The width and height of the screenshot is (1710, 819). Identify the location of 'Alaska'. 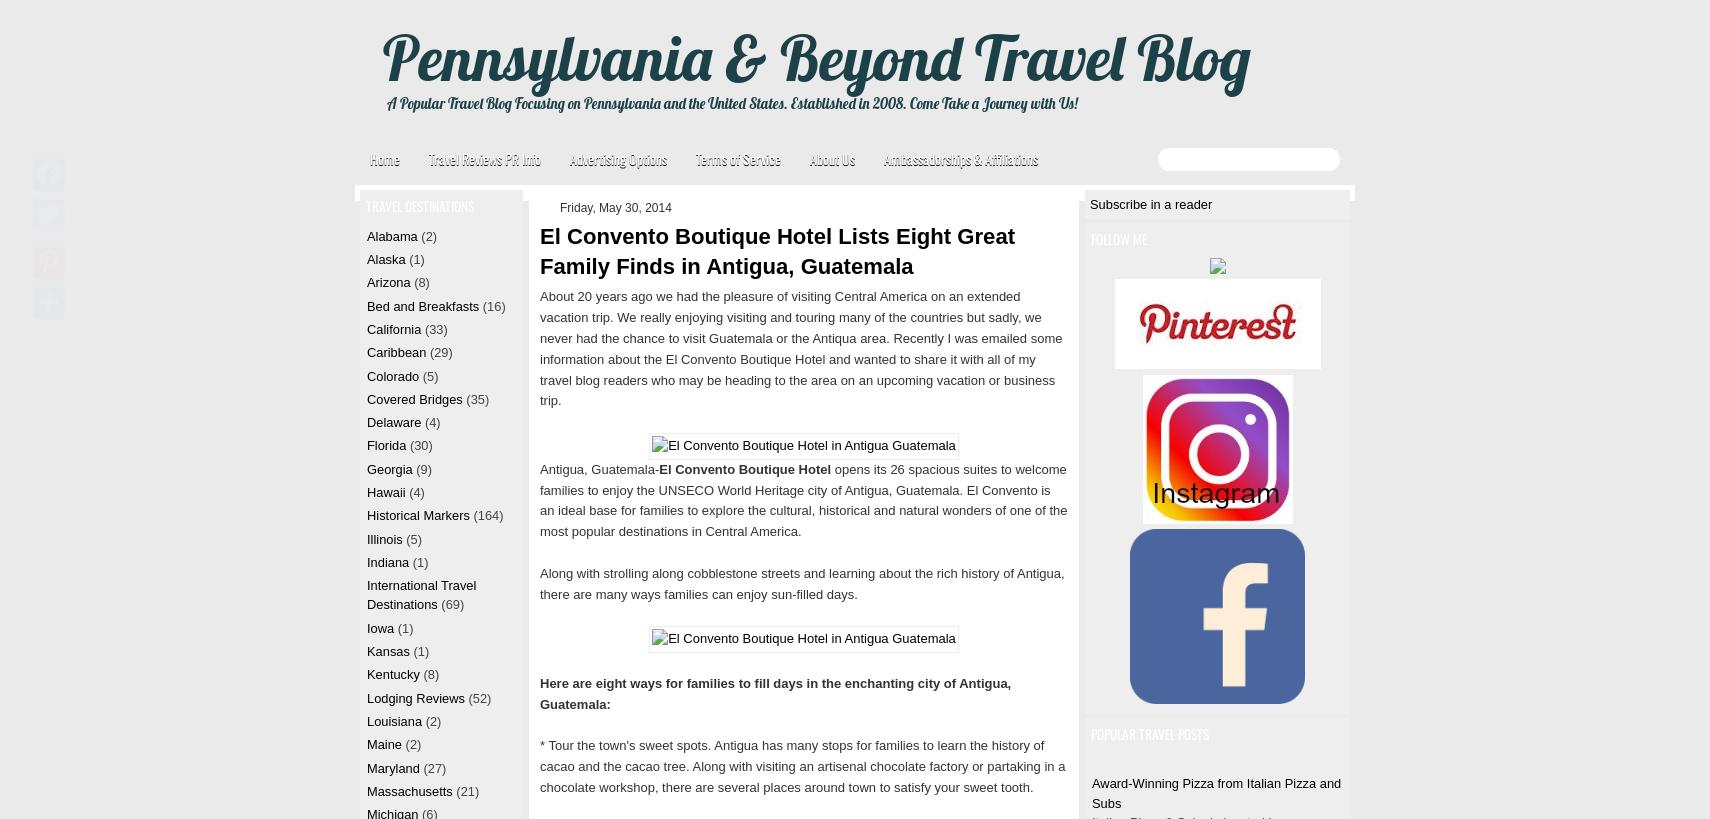
(384, 258).